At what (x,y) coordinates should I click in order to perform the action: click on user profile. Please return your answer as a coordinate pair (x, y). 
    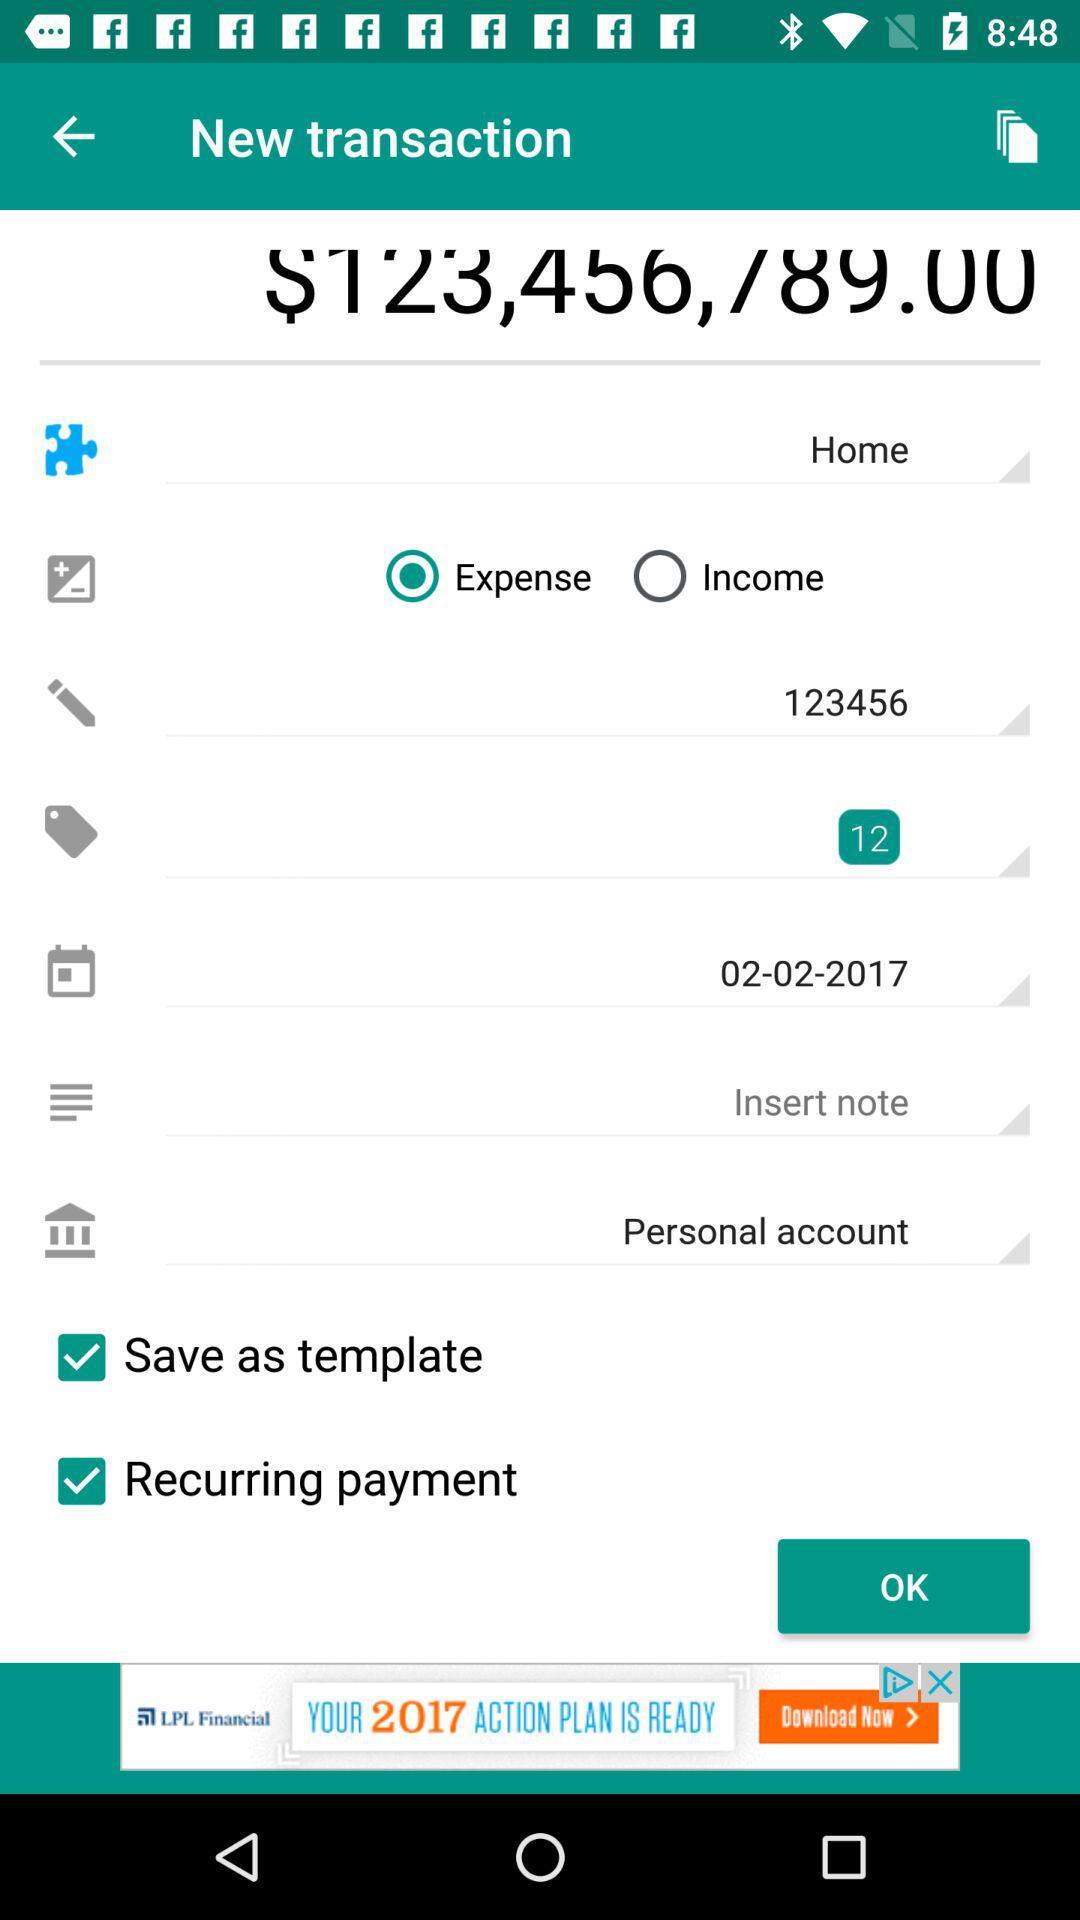
    Looking at the image, I should click on (70, 1230).